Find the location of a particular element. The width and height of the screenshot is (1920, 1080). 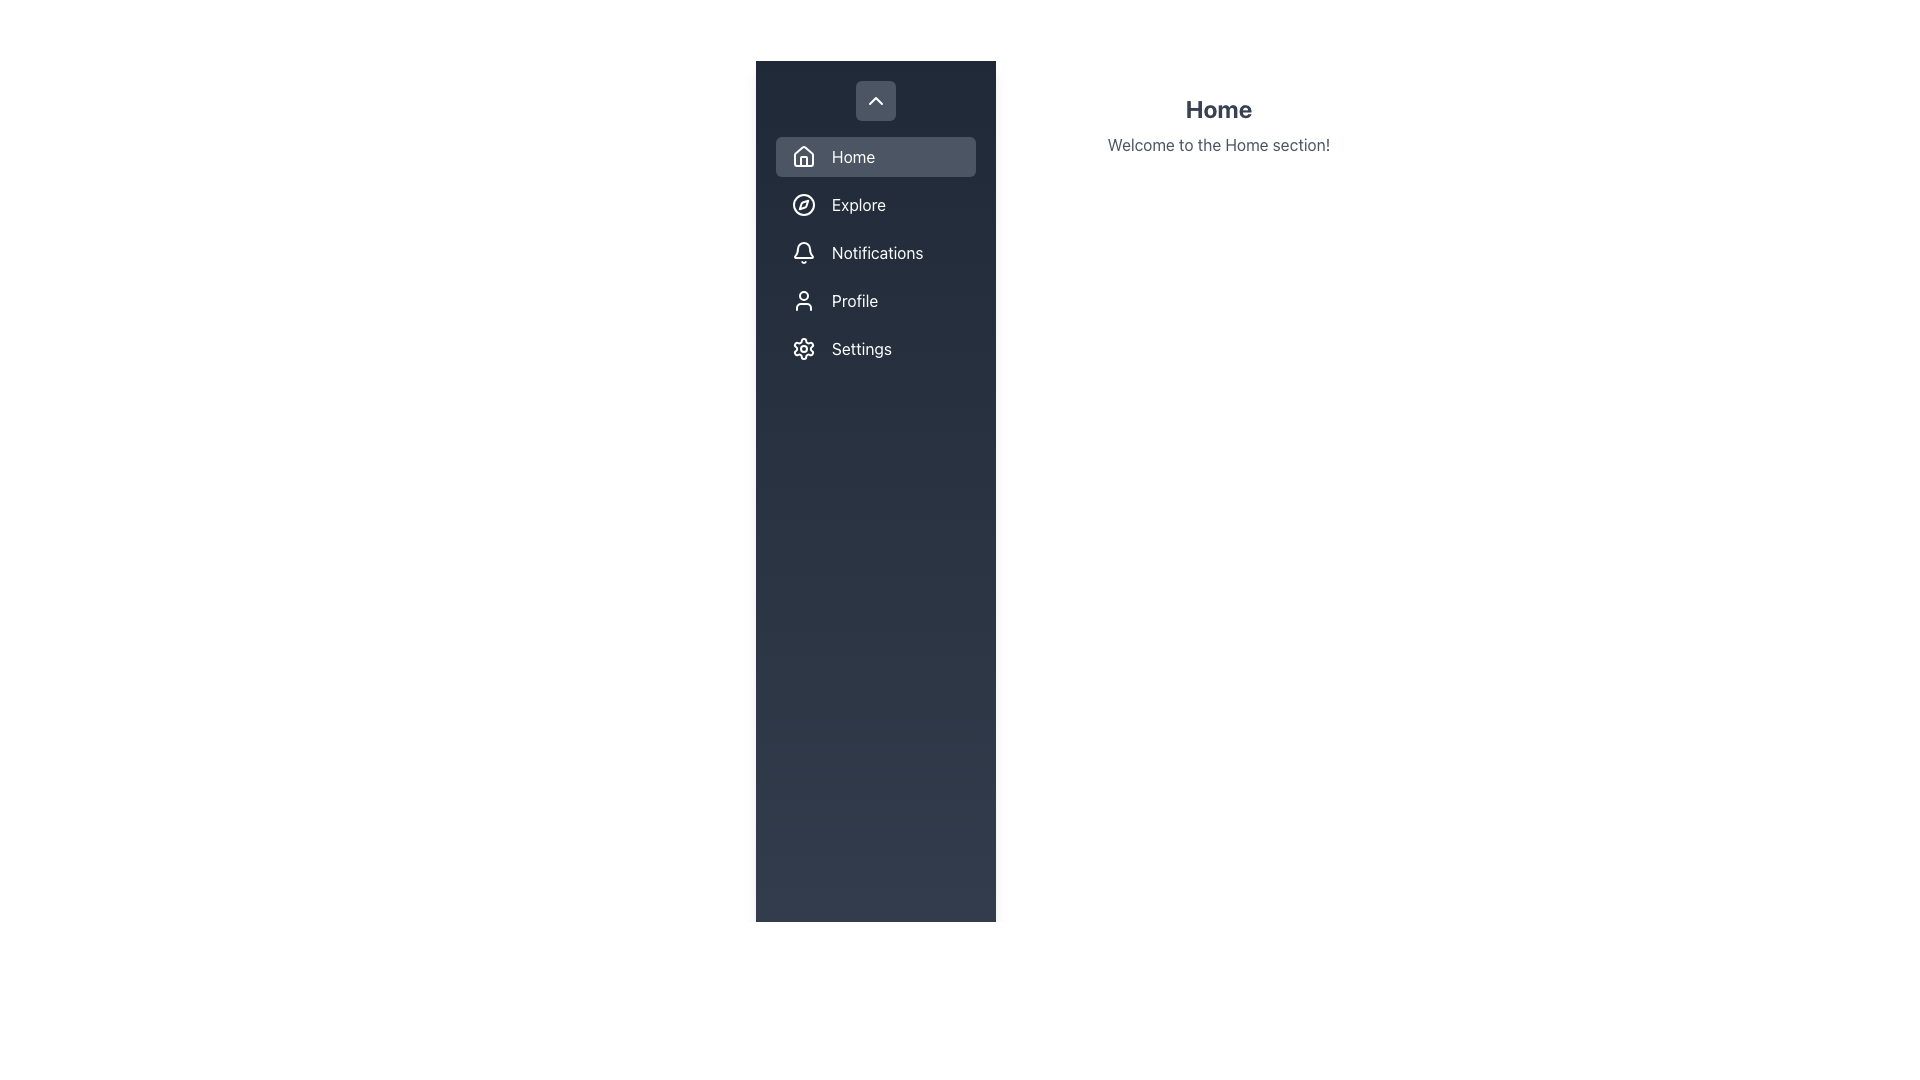

the 'Explore' icon in the navigation menu is located at coordinates (804, 204).